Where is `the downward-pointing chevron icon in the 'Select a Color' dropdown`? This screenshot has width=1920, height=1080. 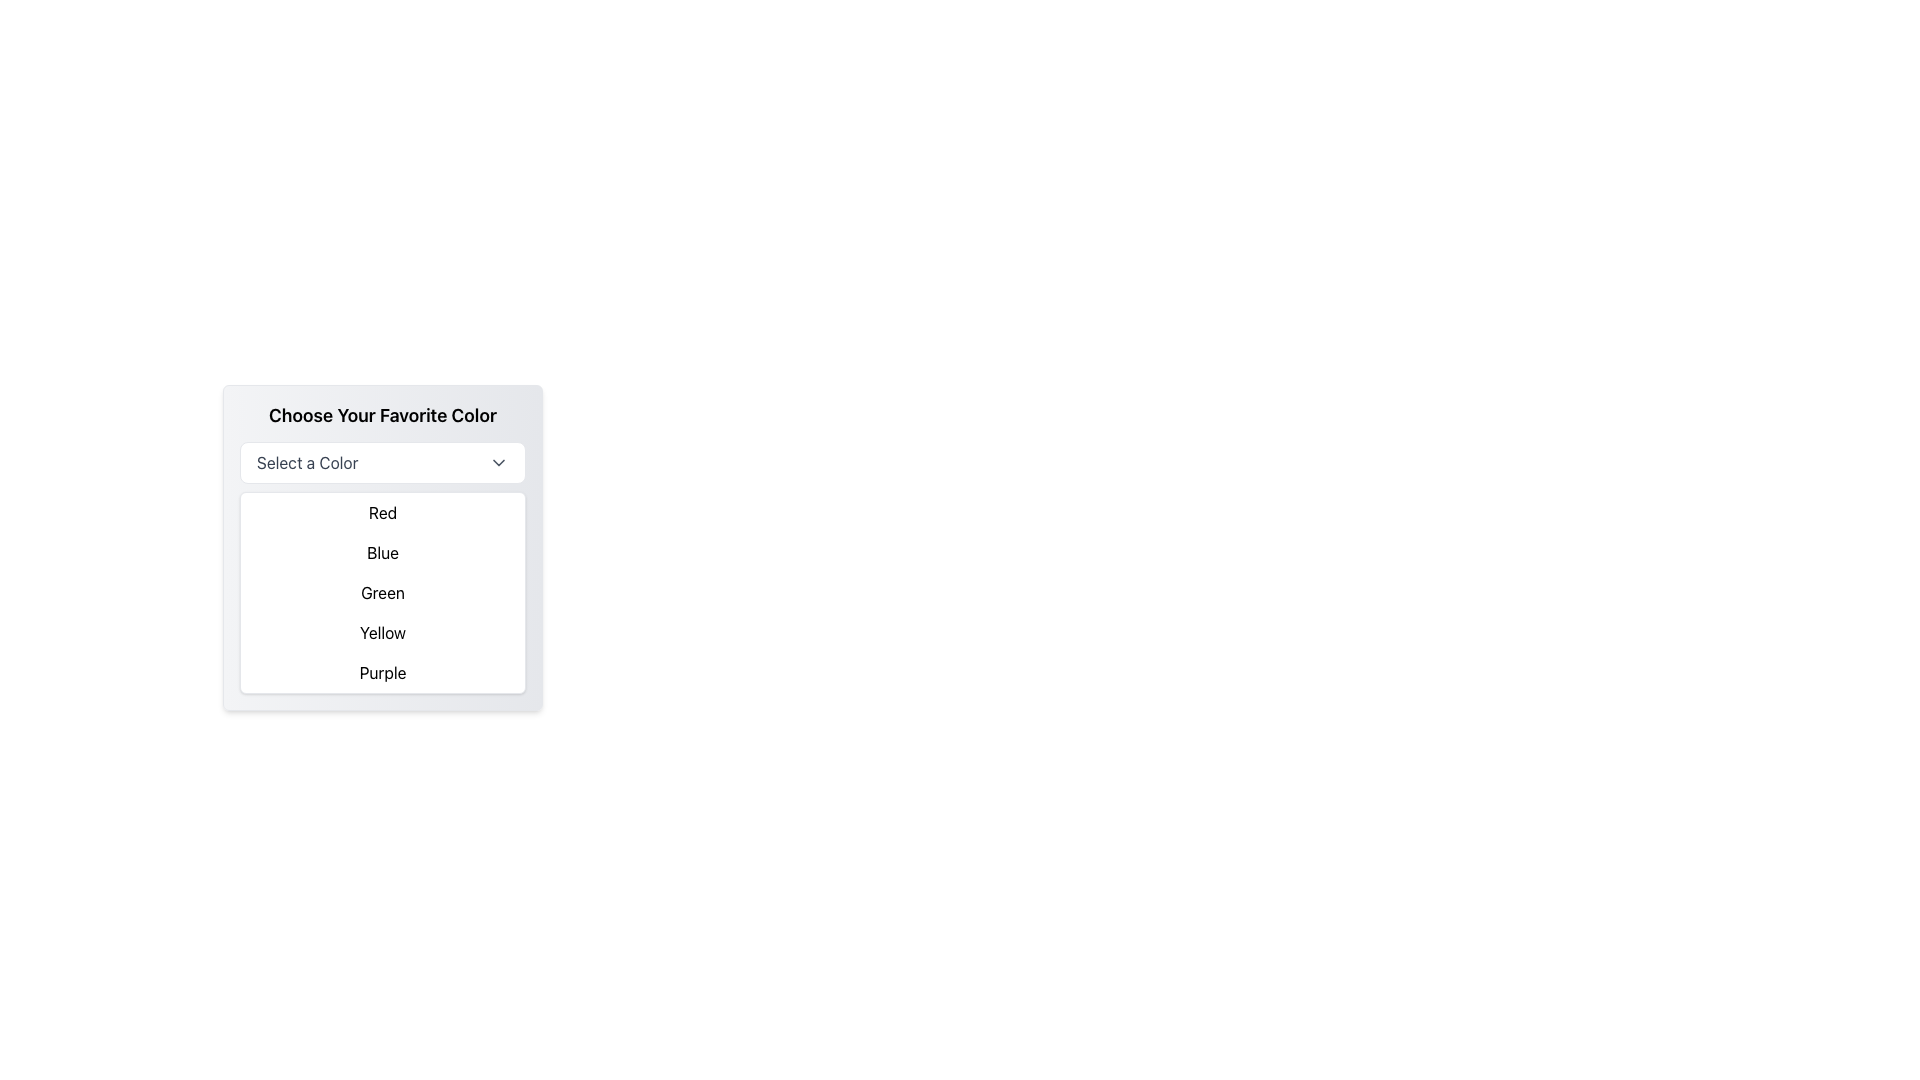 the downward-pointing chevron icon in the 'Select a Color' dropdown is located at coordinates (499, 462).